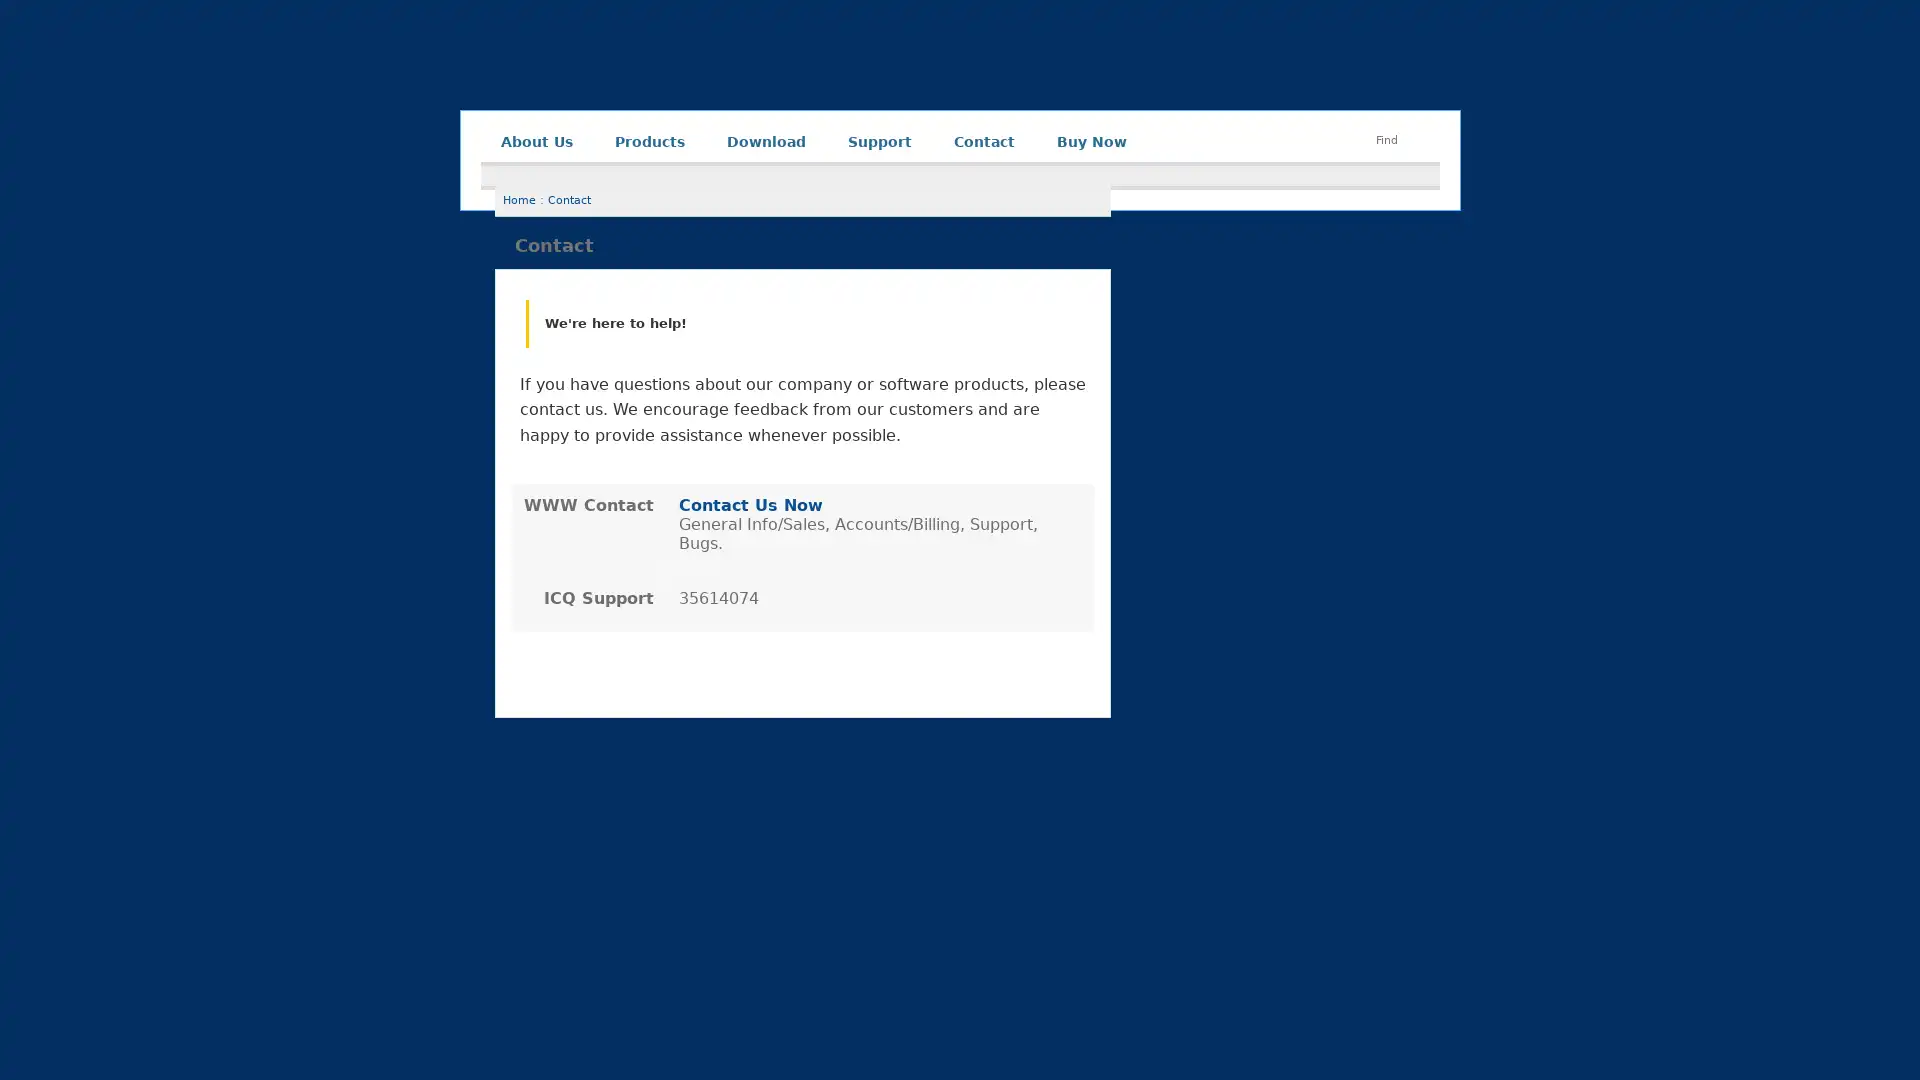 The width and height of the screenshot is (1920, 1080). What do you see at coordinates (1385, 139) in the screenshot?
I see `Find` at bounding box center [1385, 139].